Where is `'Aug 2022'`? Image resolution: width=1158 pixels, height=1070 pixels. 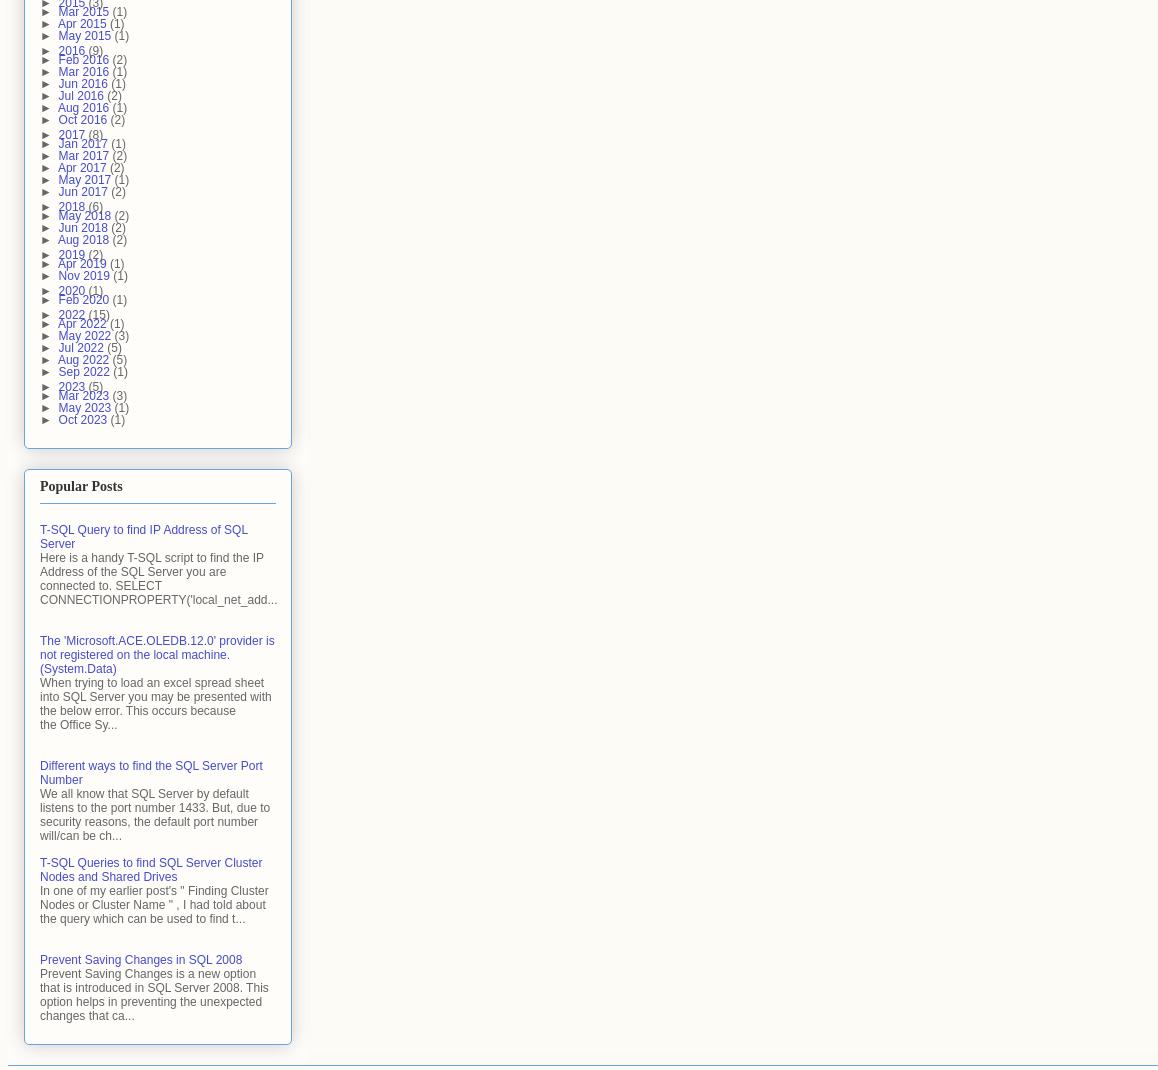 'Aug 2022' is located at coordinates (84, 358).